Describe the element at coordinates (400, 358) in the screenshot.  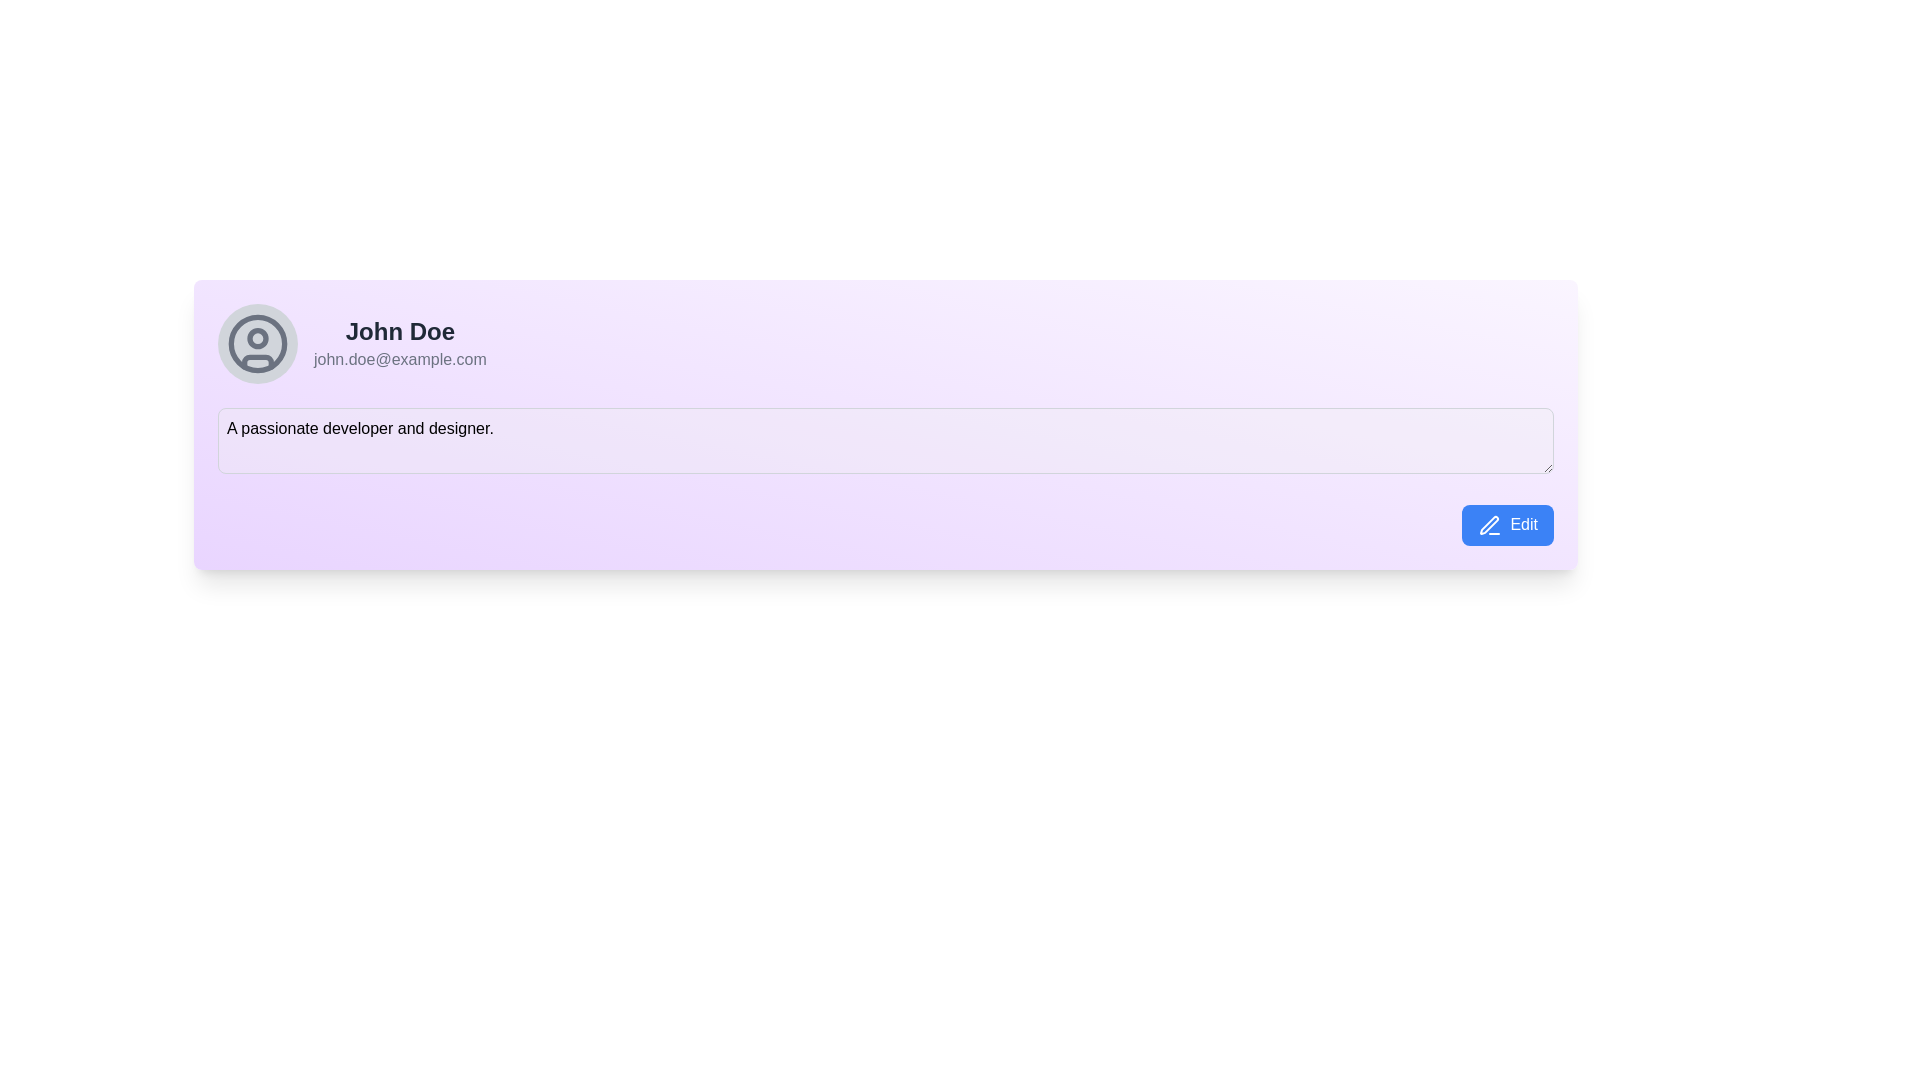
I see `the non-interactive text label displaying the user's email address, which is positioned beneath the name 'John Doe' in the profile section` at that location.